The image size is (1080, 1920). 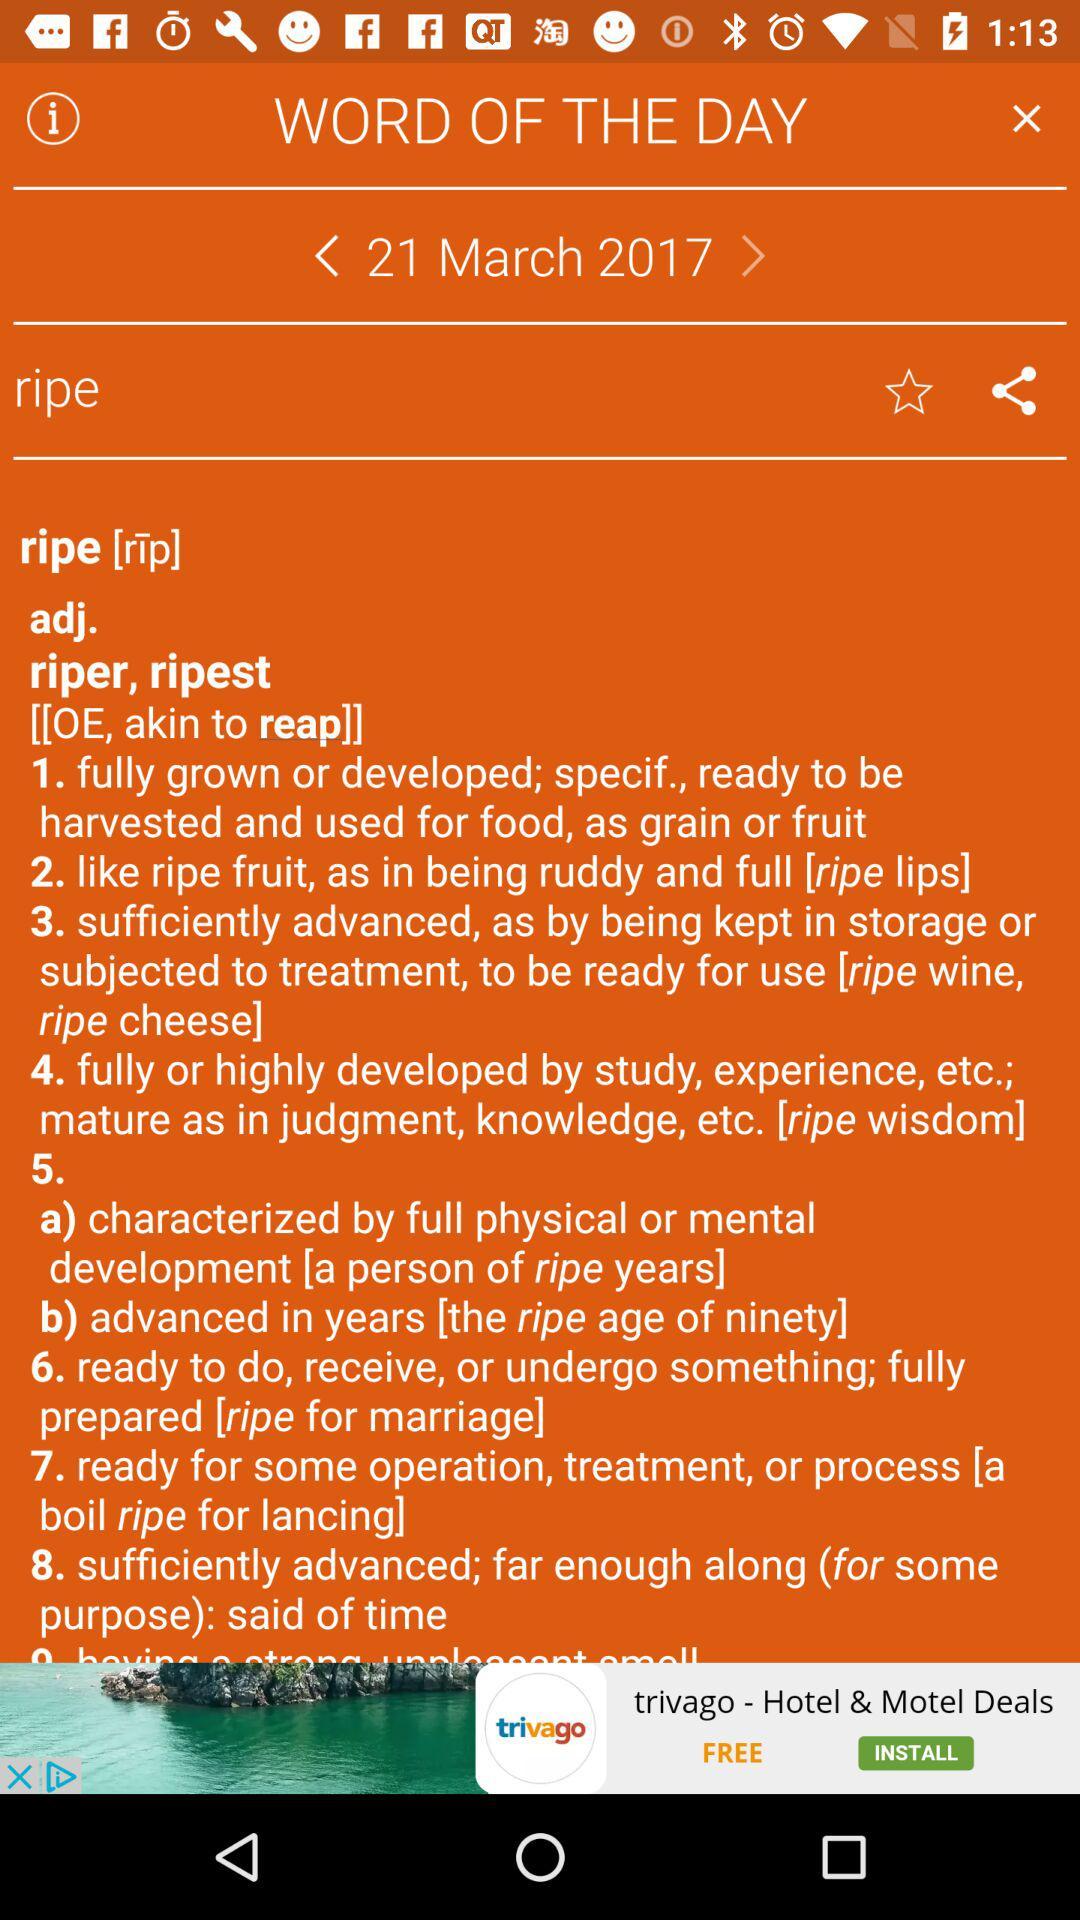 What do you see at coordinates (52, 117) in the screenshot?
I see `get additional information` at bounding box center [52, 117].